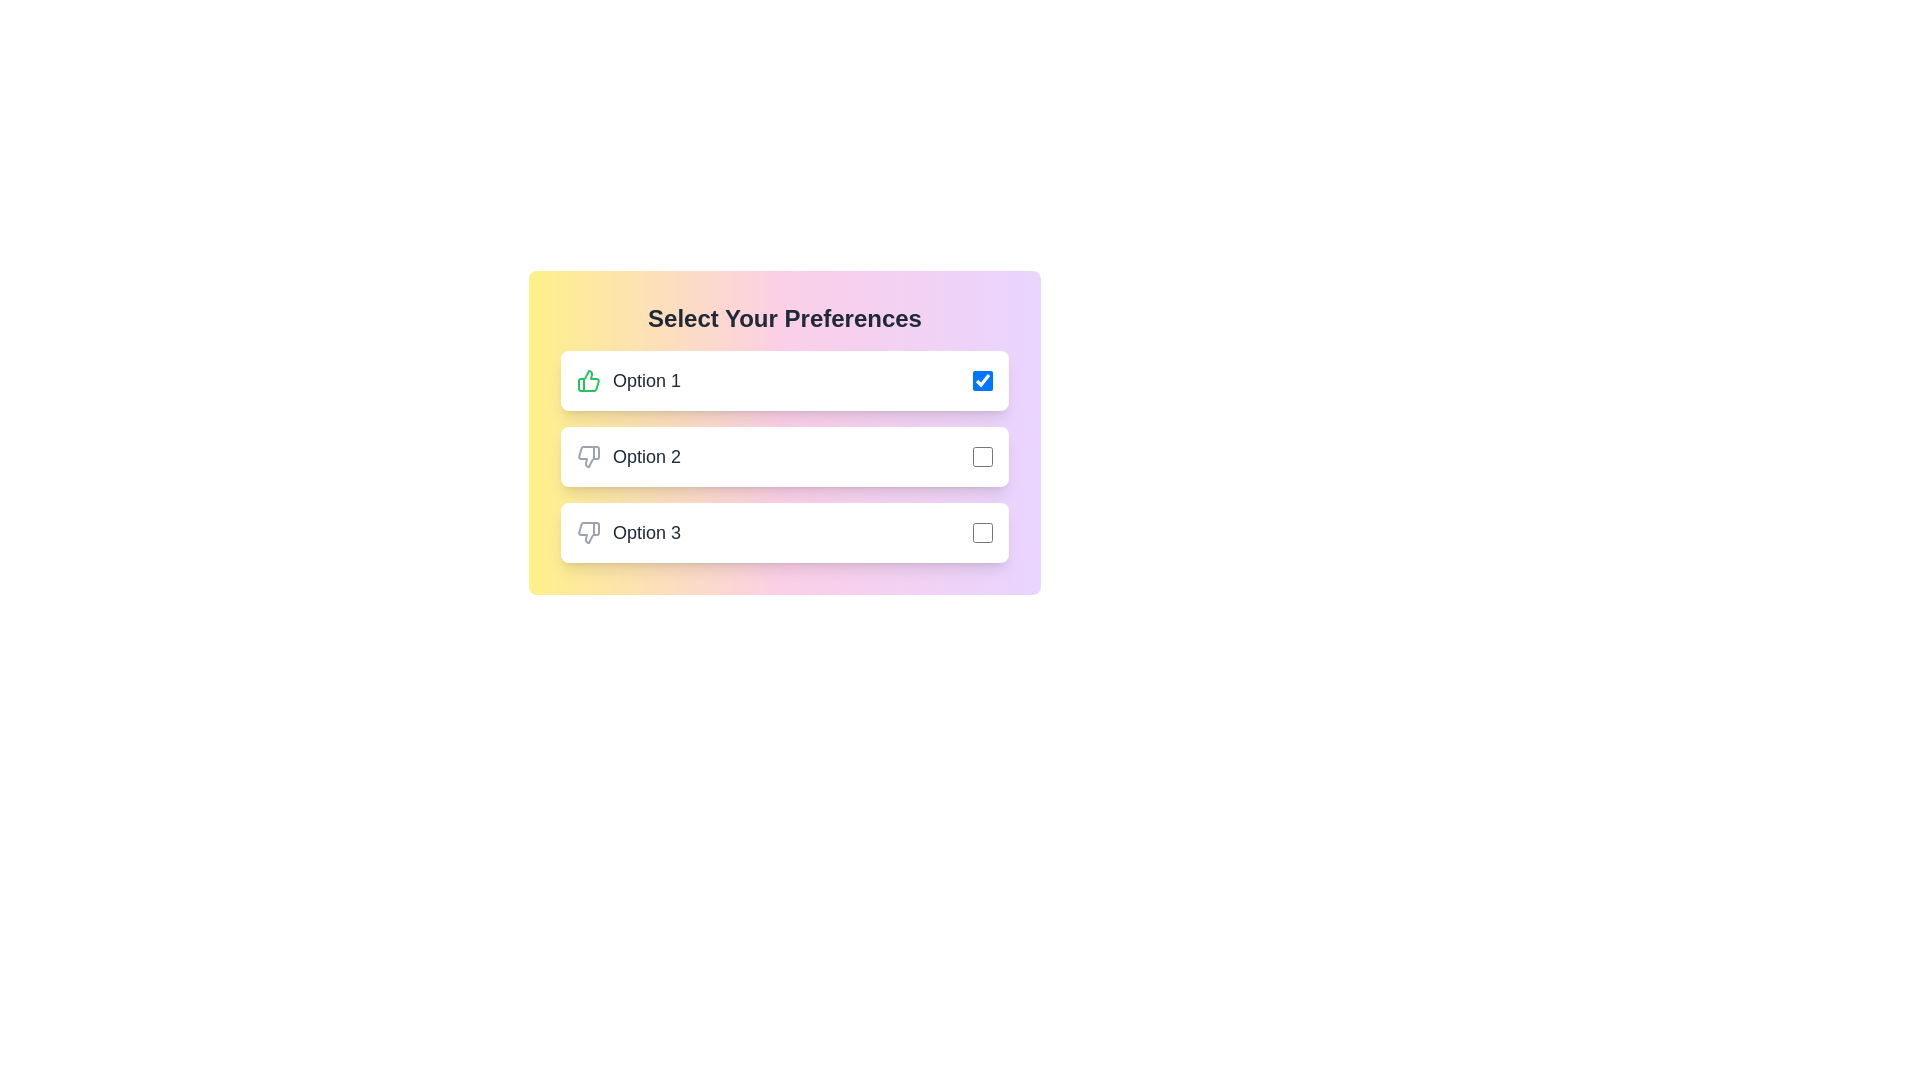 This screenshot has height=1080, width=1920. Describe the element at coordinates (784, 456) in the screenshot. I see `the checkbox of the second option selection item located between 'Option 1' and 'Option 3'` at that location.